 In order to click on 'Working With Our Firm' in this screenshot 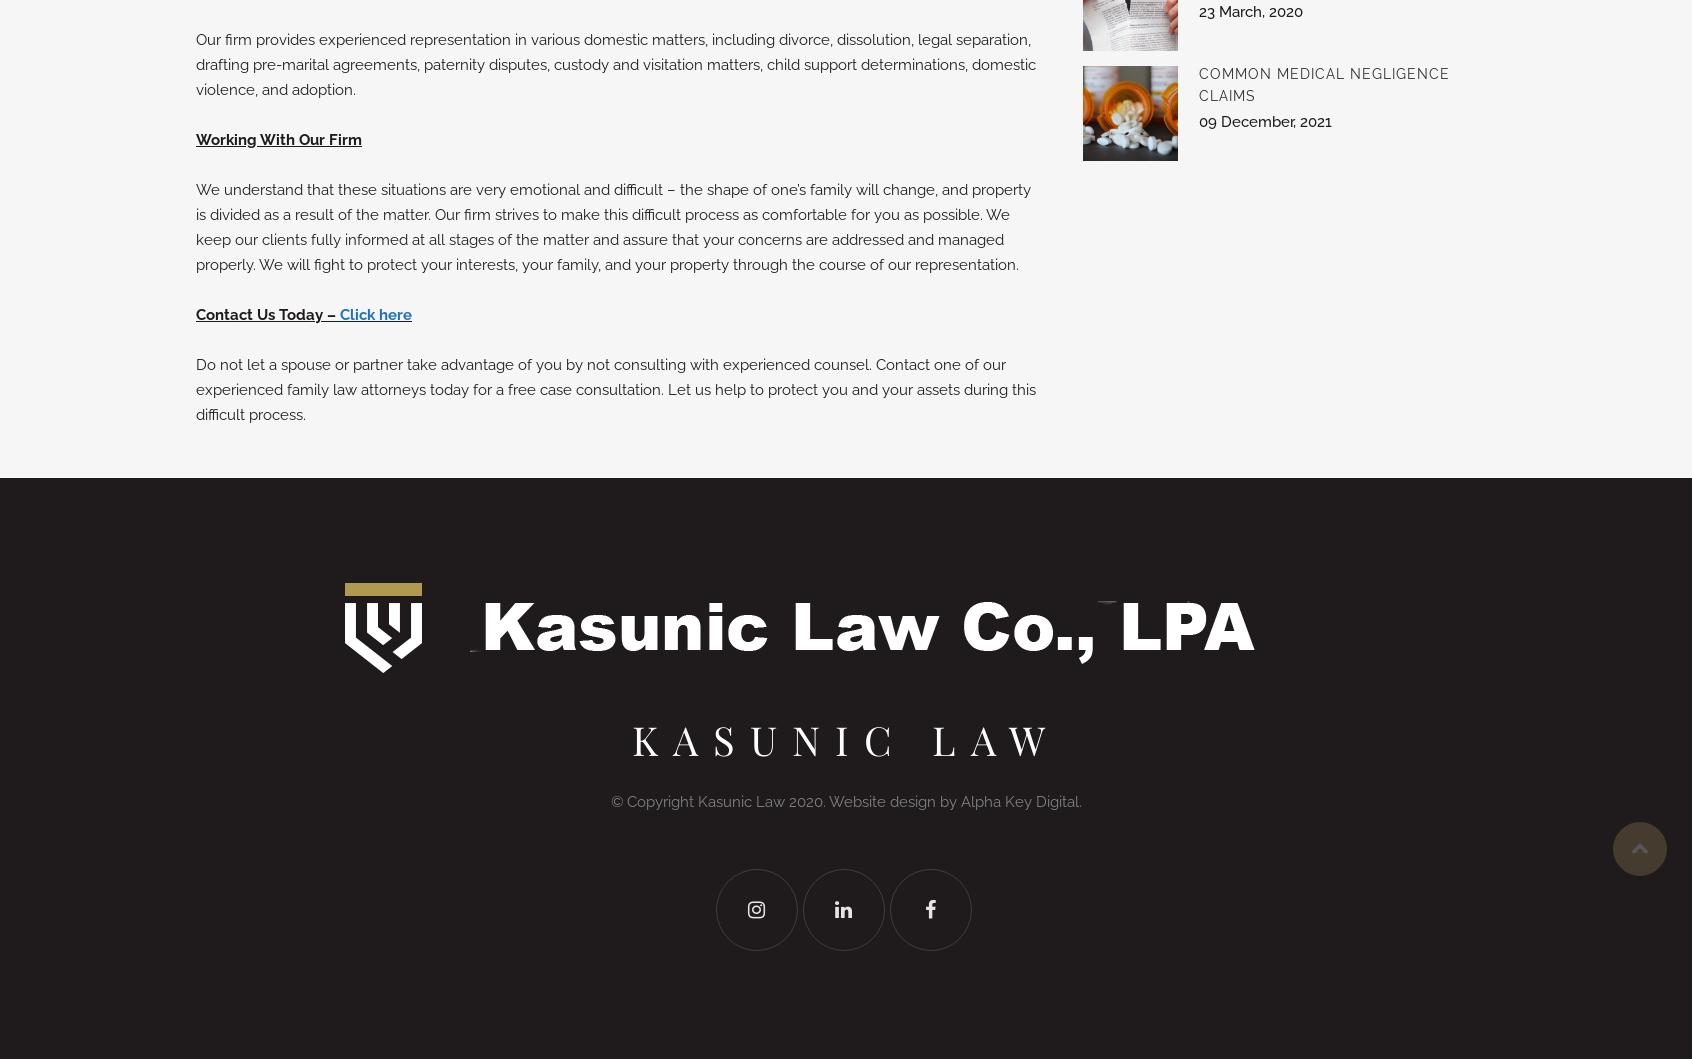, I will do `click(279, 138)`.